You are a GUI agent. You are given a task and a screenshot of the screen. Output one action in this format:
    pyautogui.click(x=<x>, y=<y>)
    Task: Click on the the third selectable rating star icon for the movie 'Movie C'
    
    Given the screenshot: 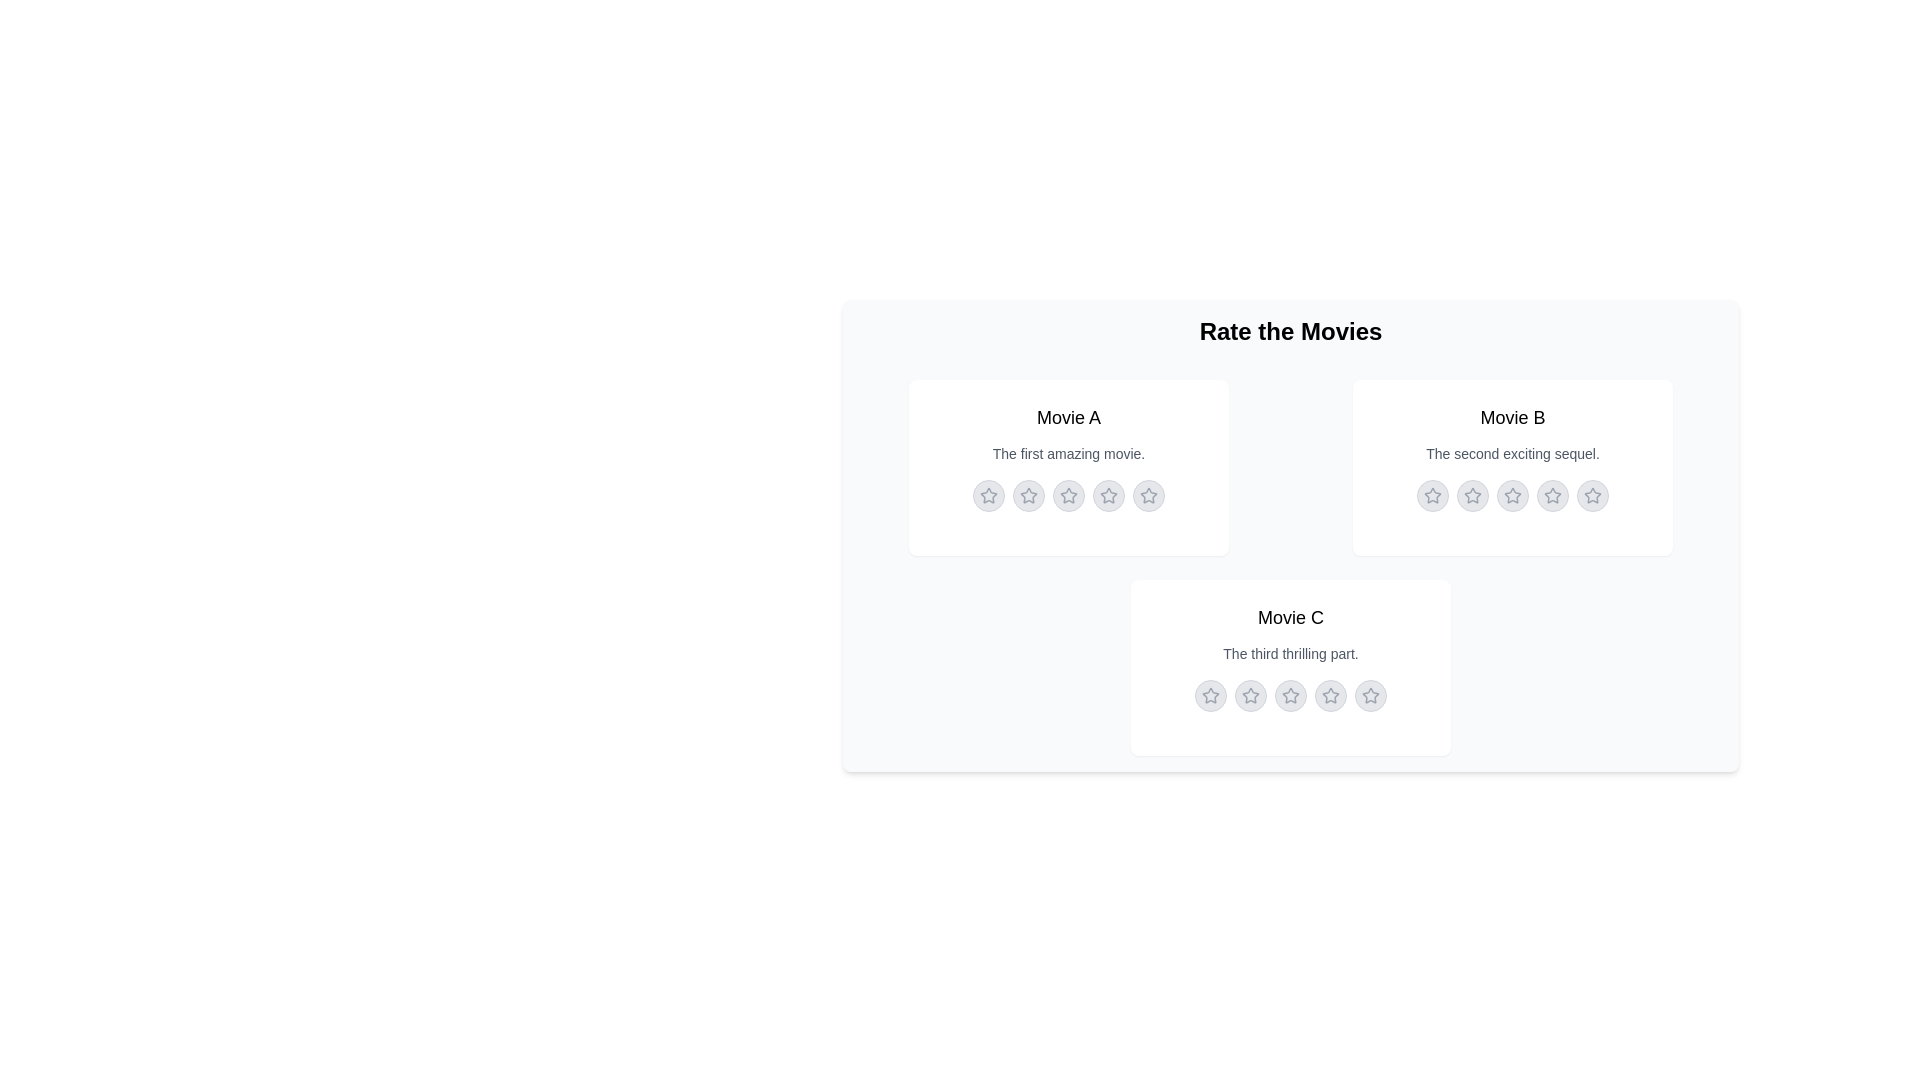 What is the action you would take?
    pyautogui.click(x=1291, y=694)
    